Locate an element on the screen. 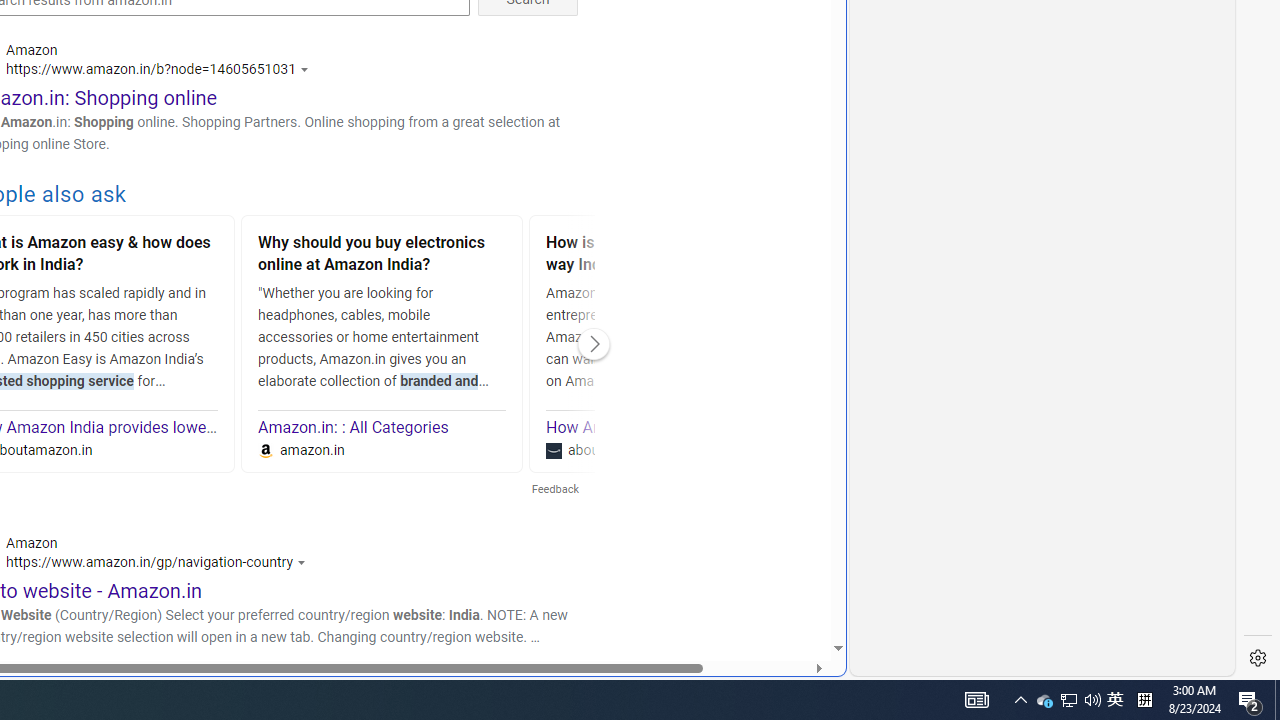 Image resolution: width=1280 pixels, height=720 pixels. 'Actions for this site' is located at coordinates (304, 563).